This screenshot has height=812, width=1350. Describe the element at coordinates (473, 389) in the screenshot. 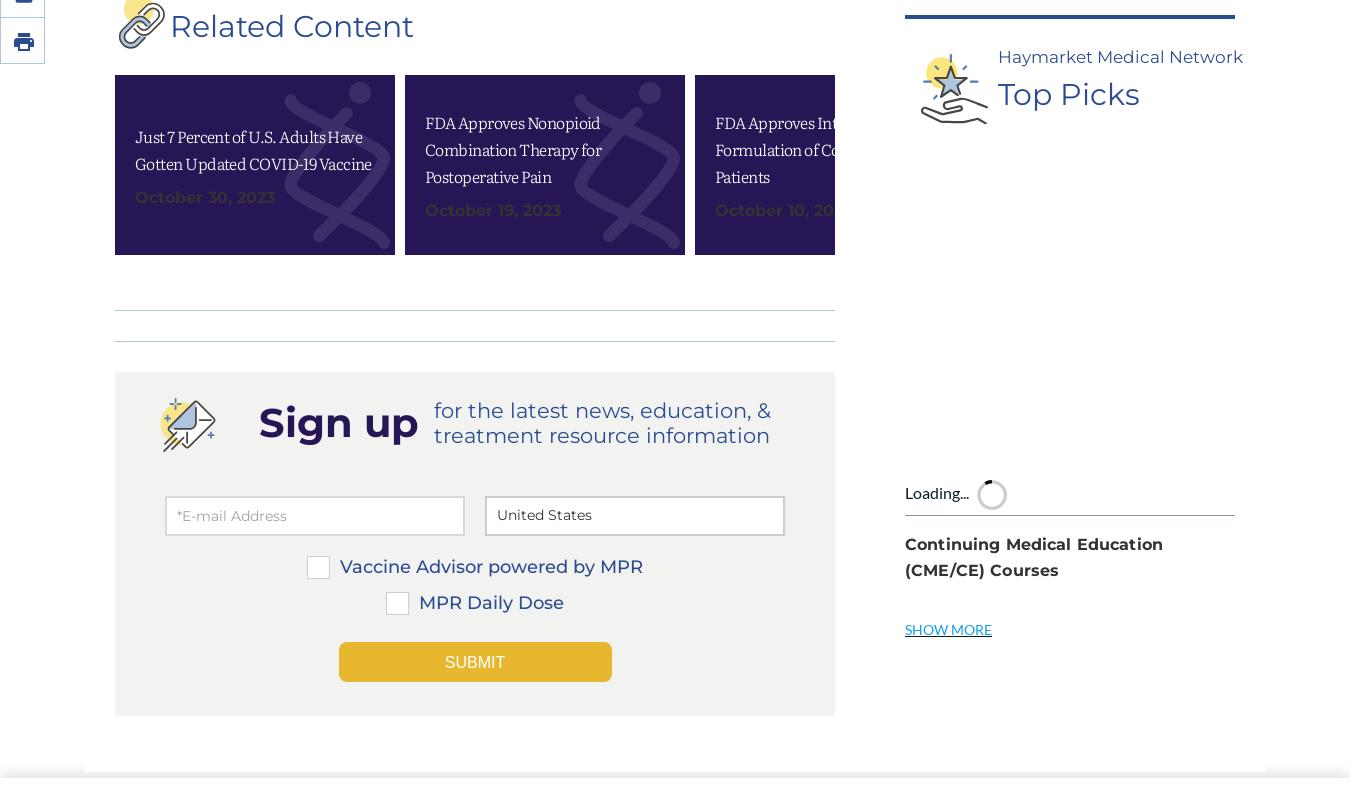

I see `'Submit'` at that location.